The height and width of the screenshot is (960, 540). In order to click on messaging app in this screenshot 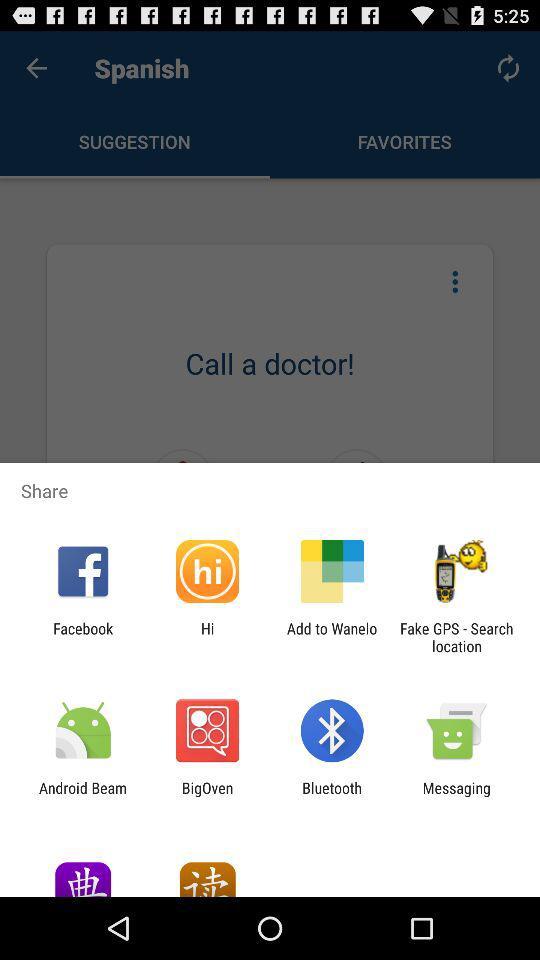, I will do `click(456, 796)`.